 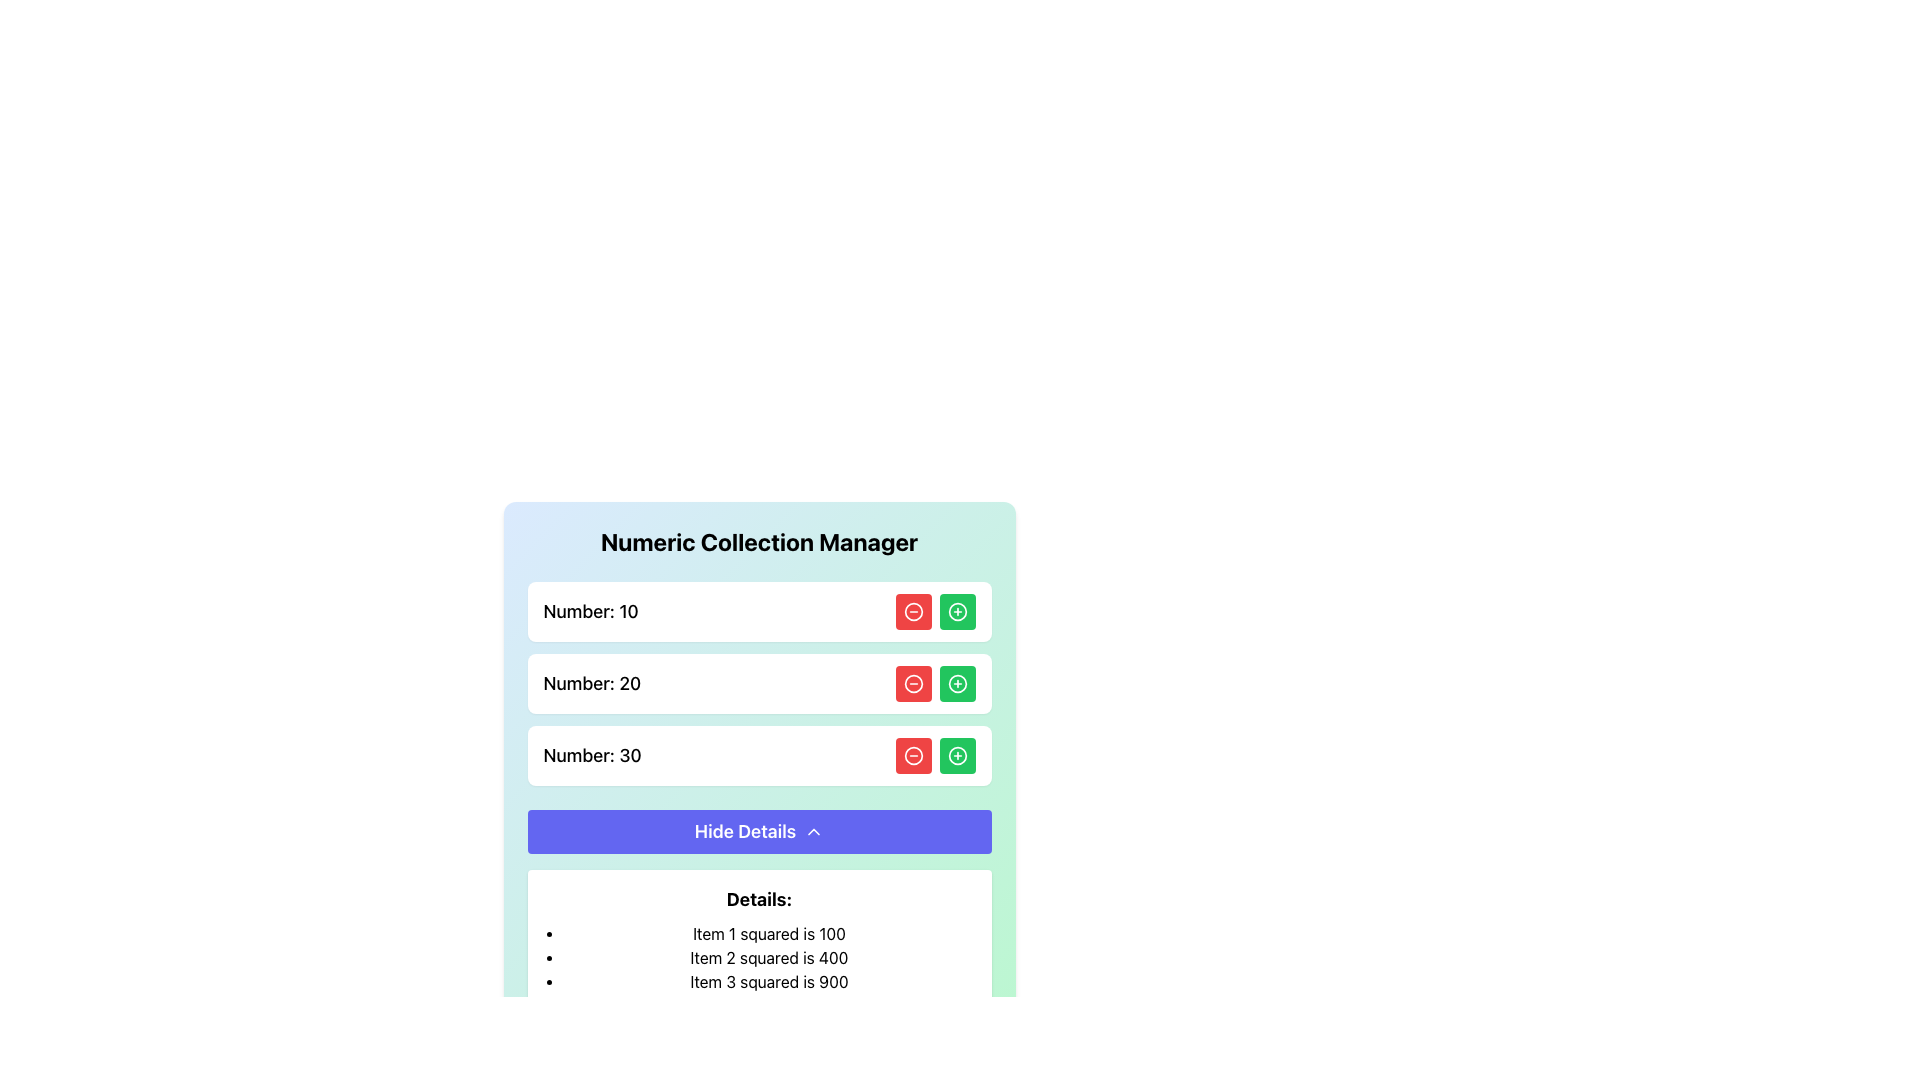 I want to click on the outer circular boundary of the red icon with a minus sign, located beside the number '20' in the 'Numeric Collection Manager' section, so click(x=912, y=682).